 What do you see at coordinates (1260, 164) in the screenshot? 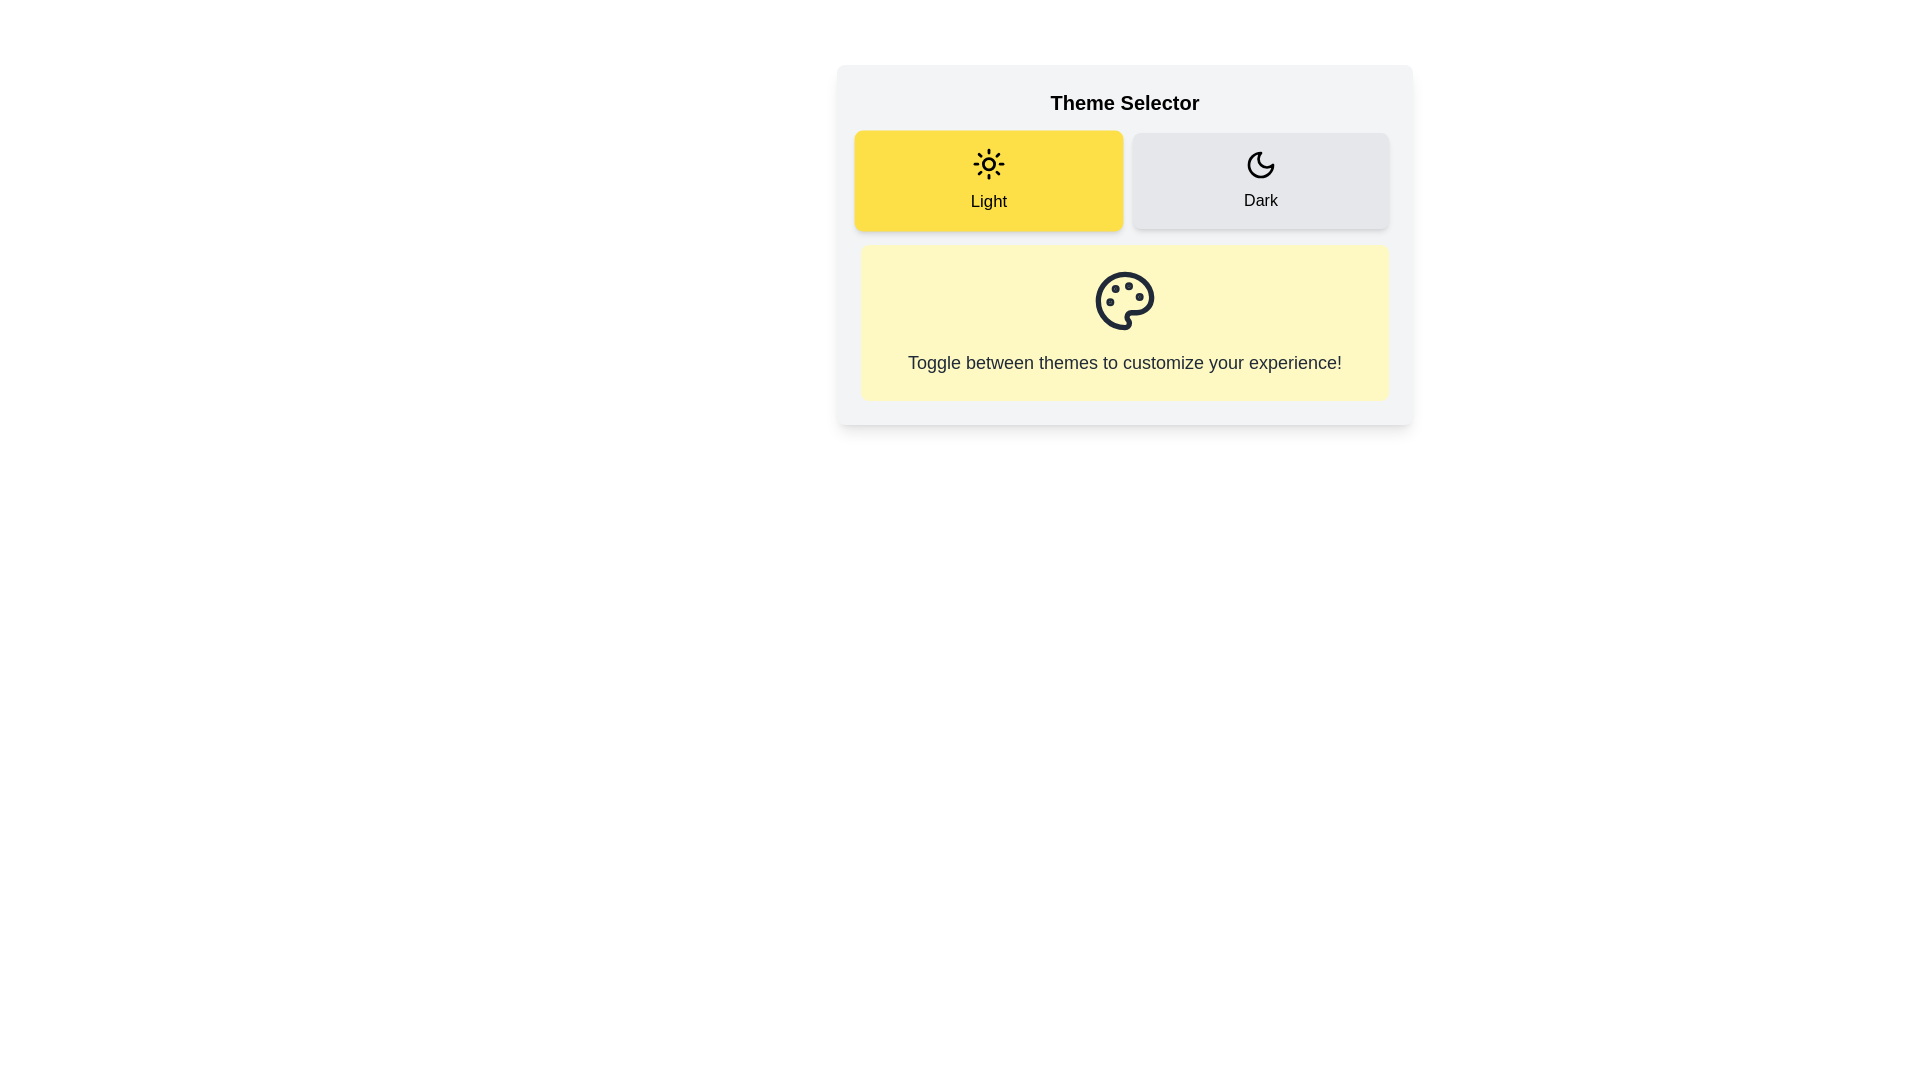
I see `the crescent moon icon in the theme selector` at bounding box center [1260, 164].